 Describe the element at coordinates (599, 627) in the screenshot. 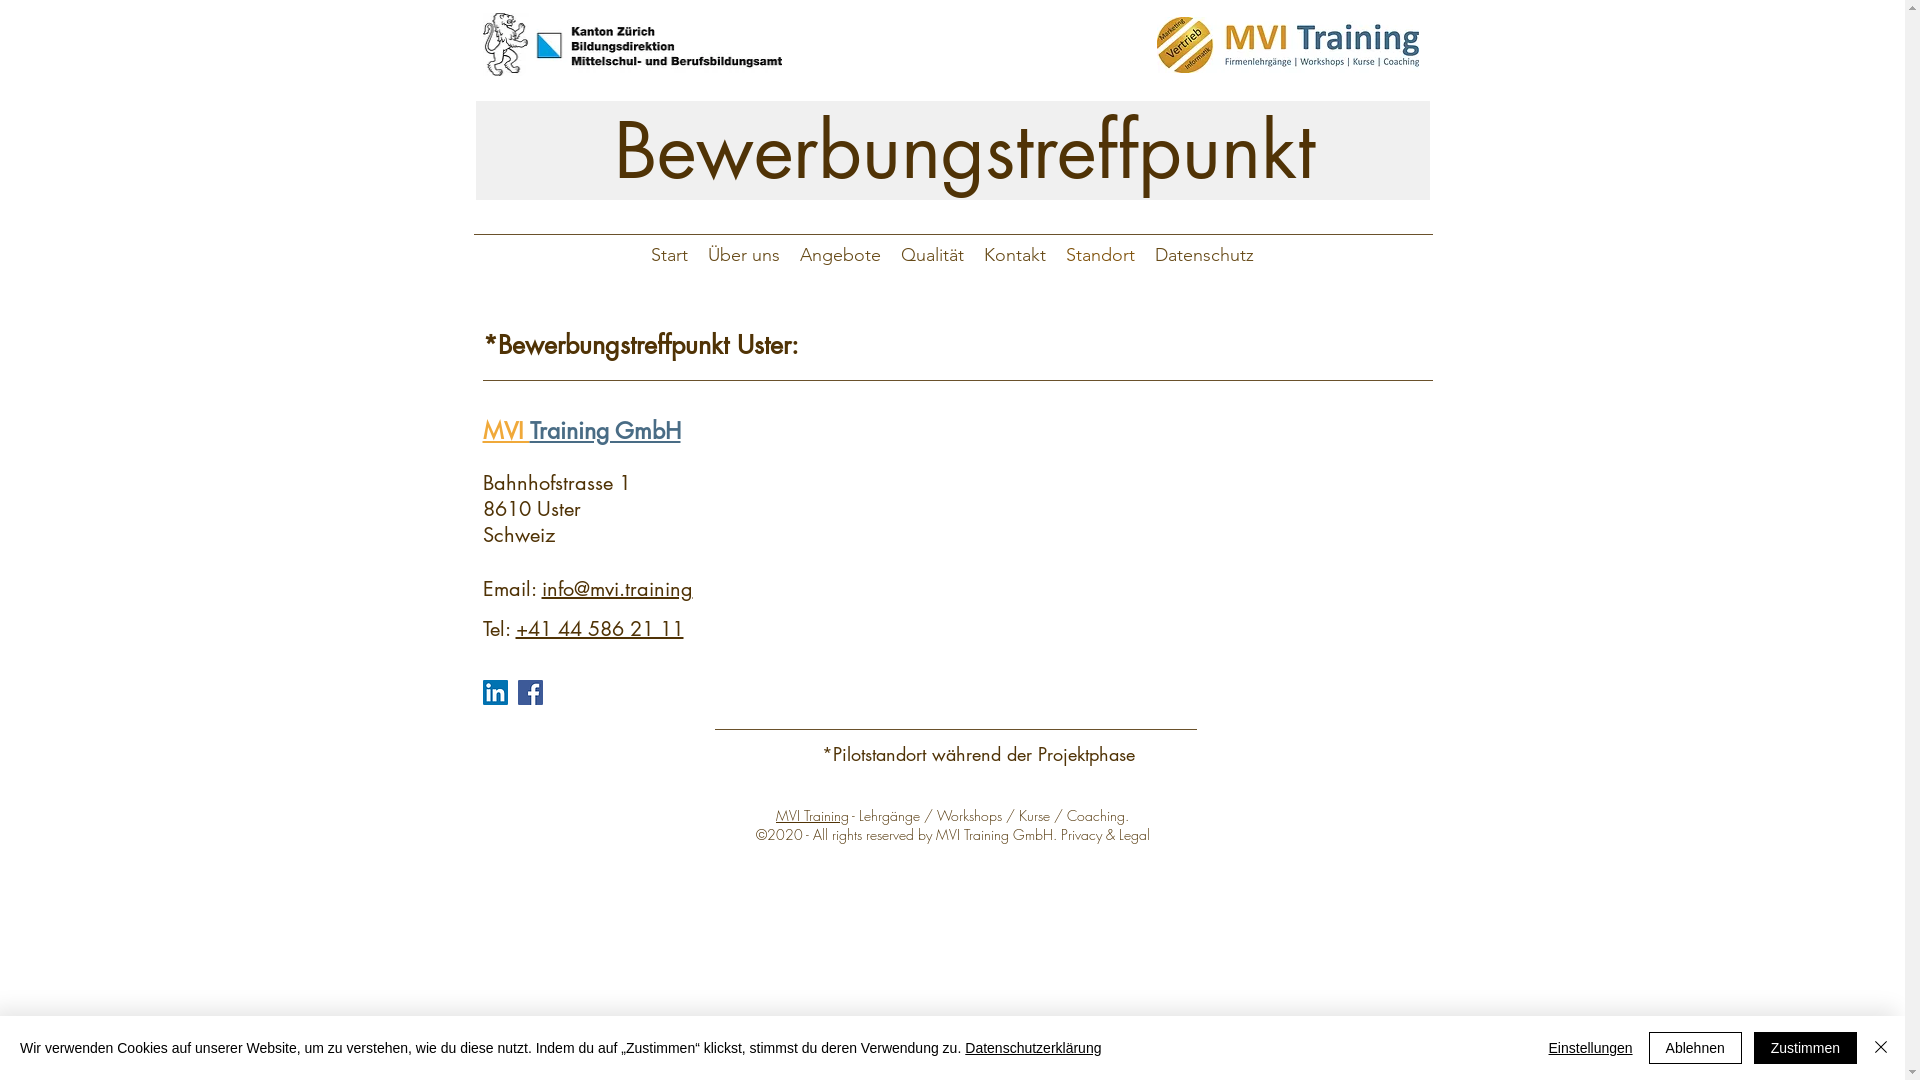

I see `'+41 44 586 21 11'` at that location.